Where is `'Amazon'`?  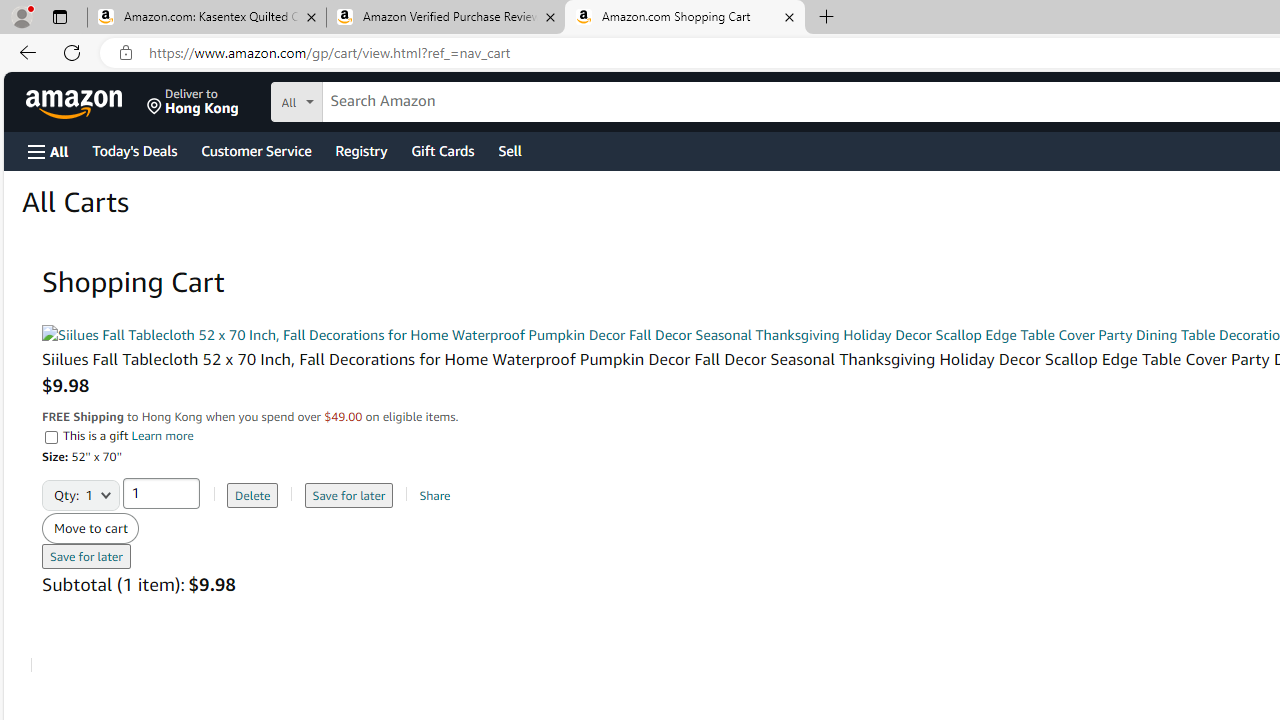
'Amazon' is located at coordinates (76, 101).